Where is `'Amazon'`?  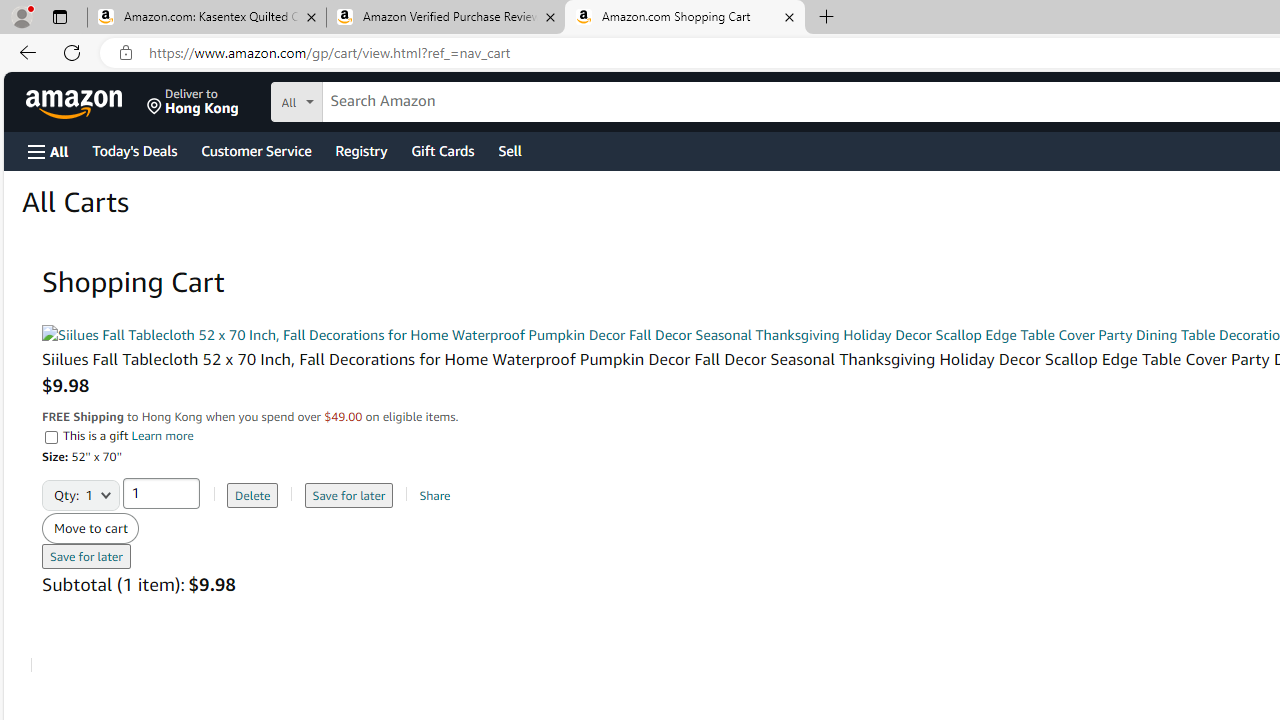
'Amazon' is located at coordinates (76, 101).